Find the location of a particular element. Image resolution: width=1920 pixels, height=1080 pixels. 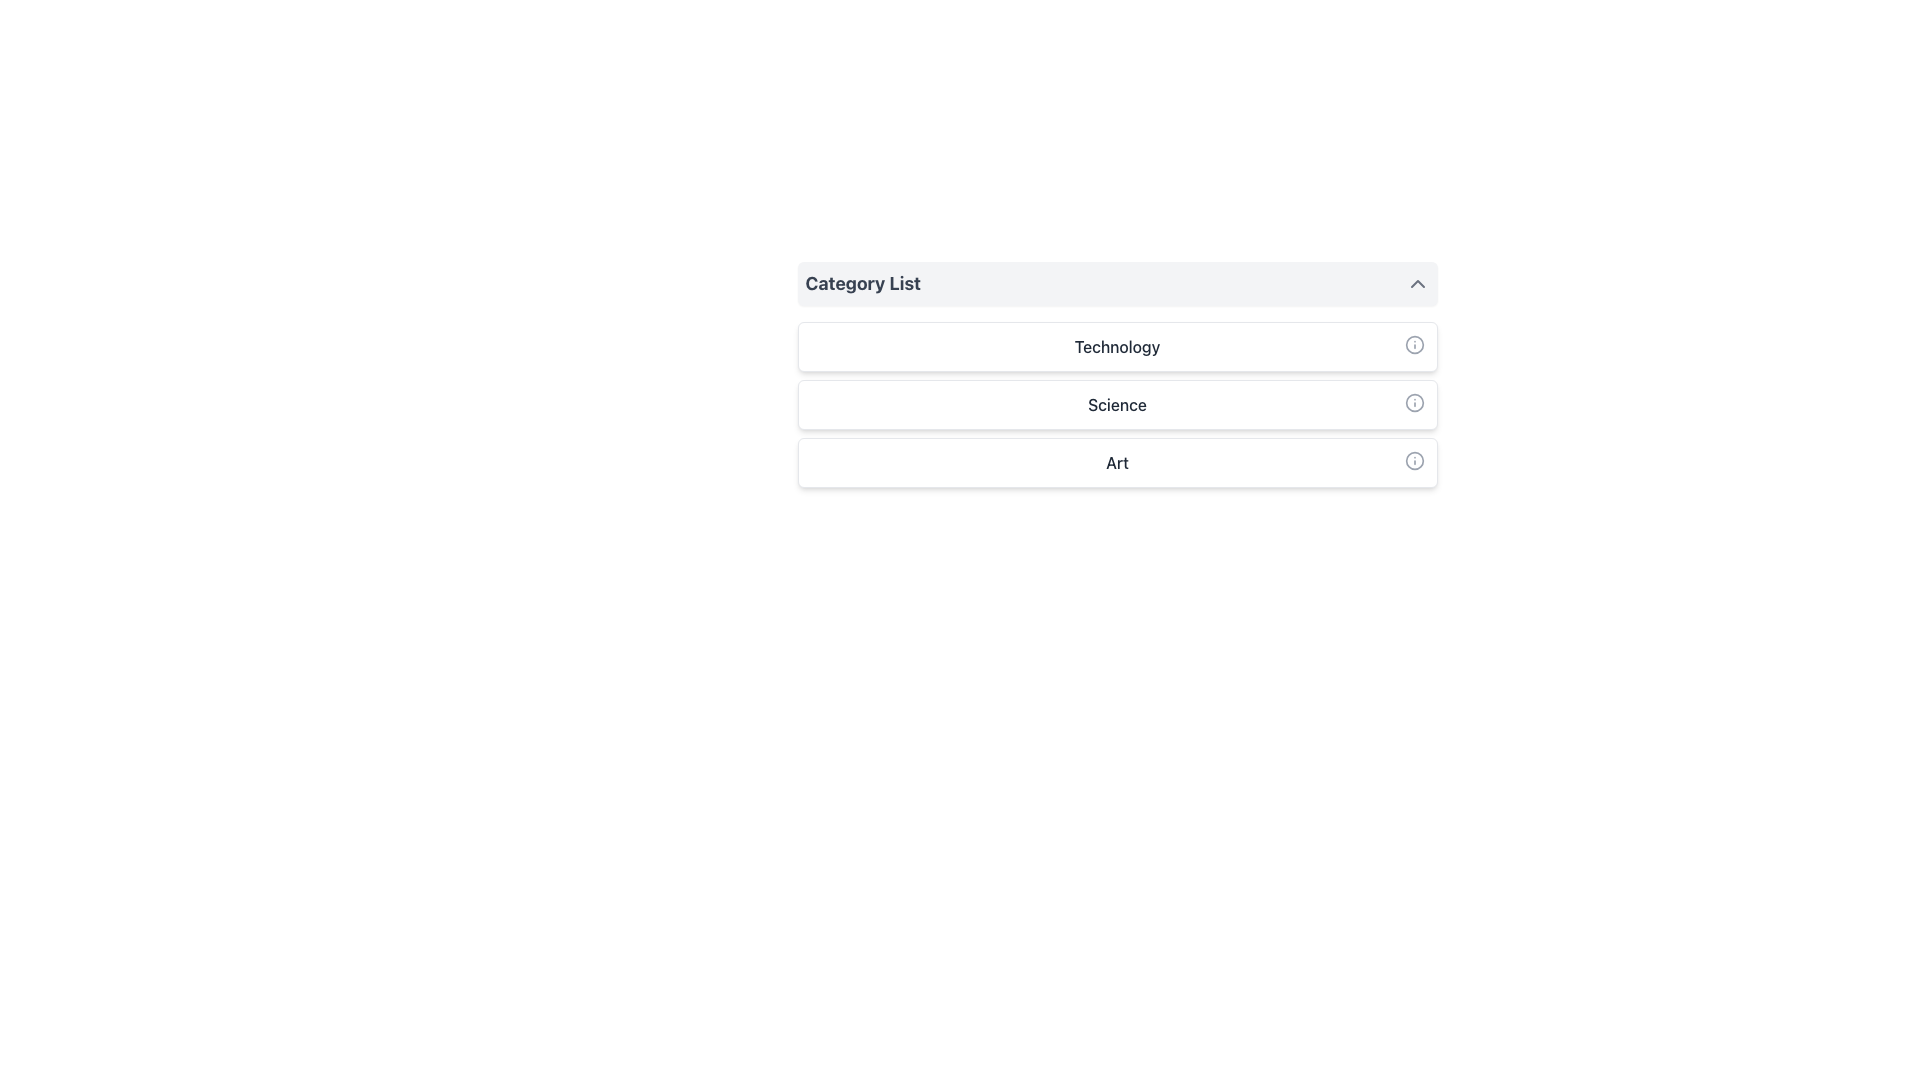

the 'Technology' text label, which indicates the category name within the list of topics in the 'Category List' is located at coordinates (1116, 346).